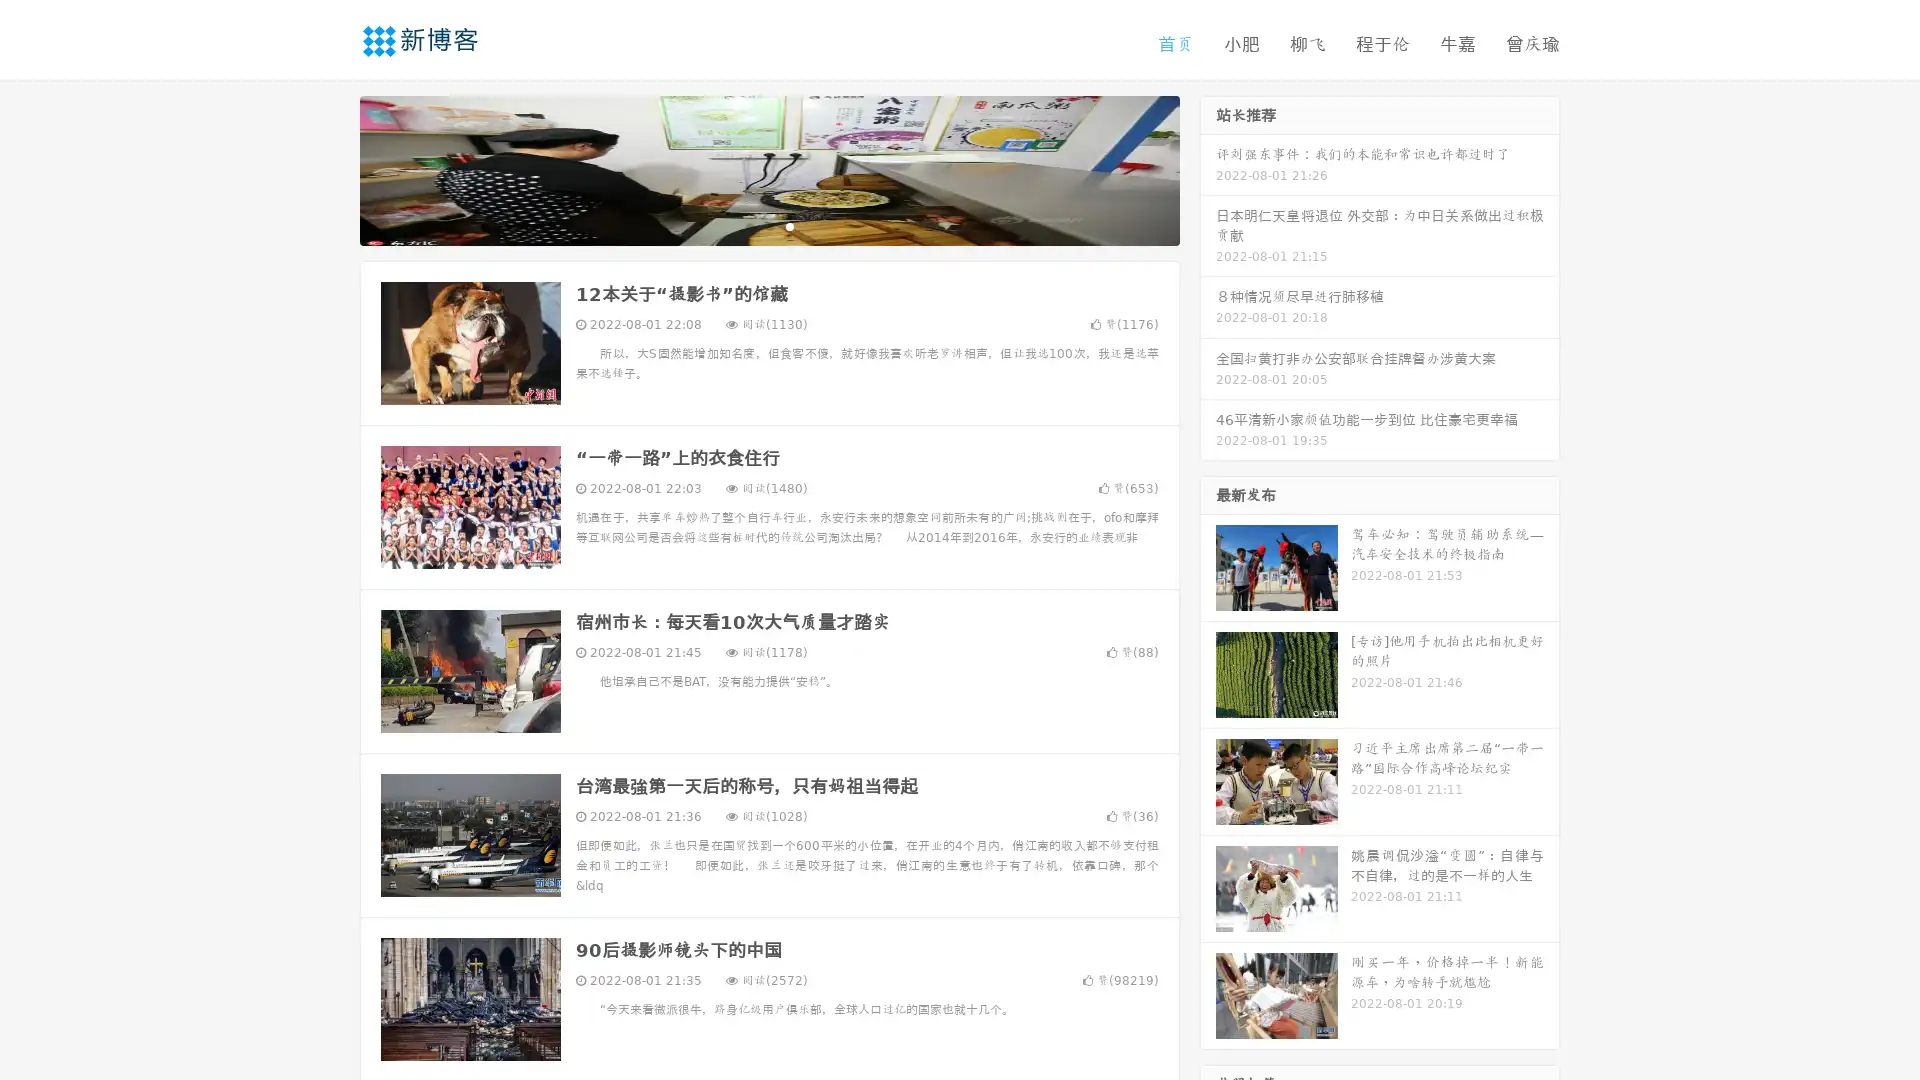 This screenshot has height=1080, width=1920. Describe the element at coordinates (1208, 168) in the screenshot. I see `Next slide` at that location.